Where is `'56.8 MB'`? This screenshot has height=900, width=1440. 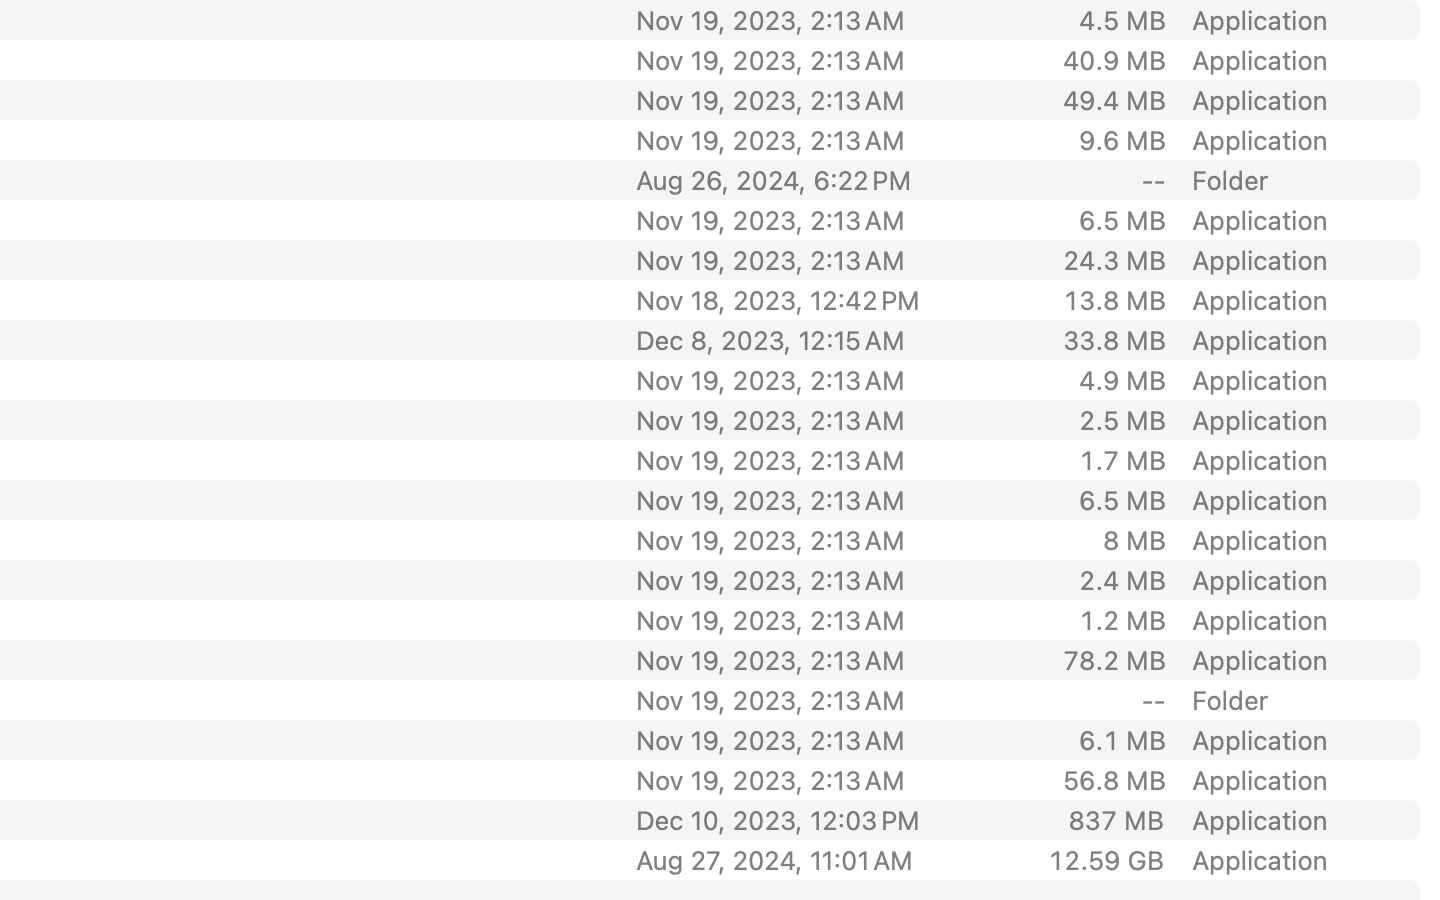 '56.8 MB' is located at coordinates (1112, 779).